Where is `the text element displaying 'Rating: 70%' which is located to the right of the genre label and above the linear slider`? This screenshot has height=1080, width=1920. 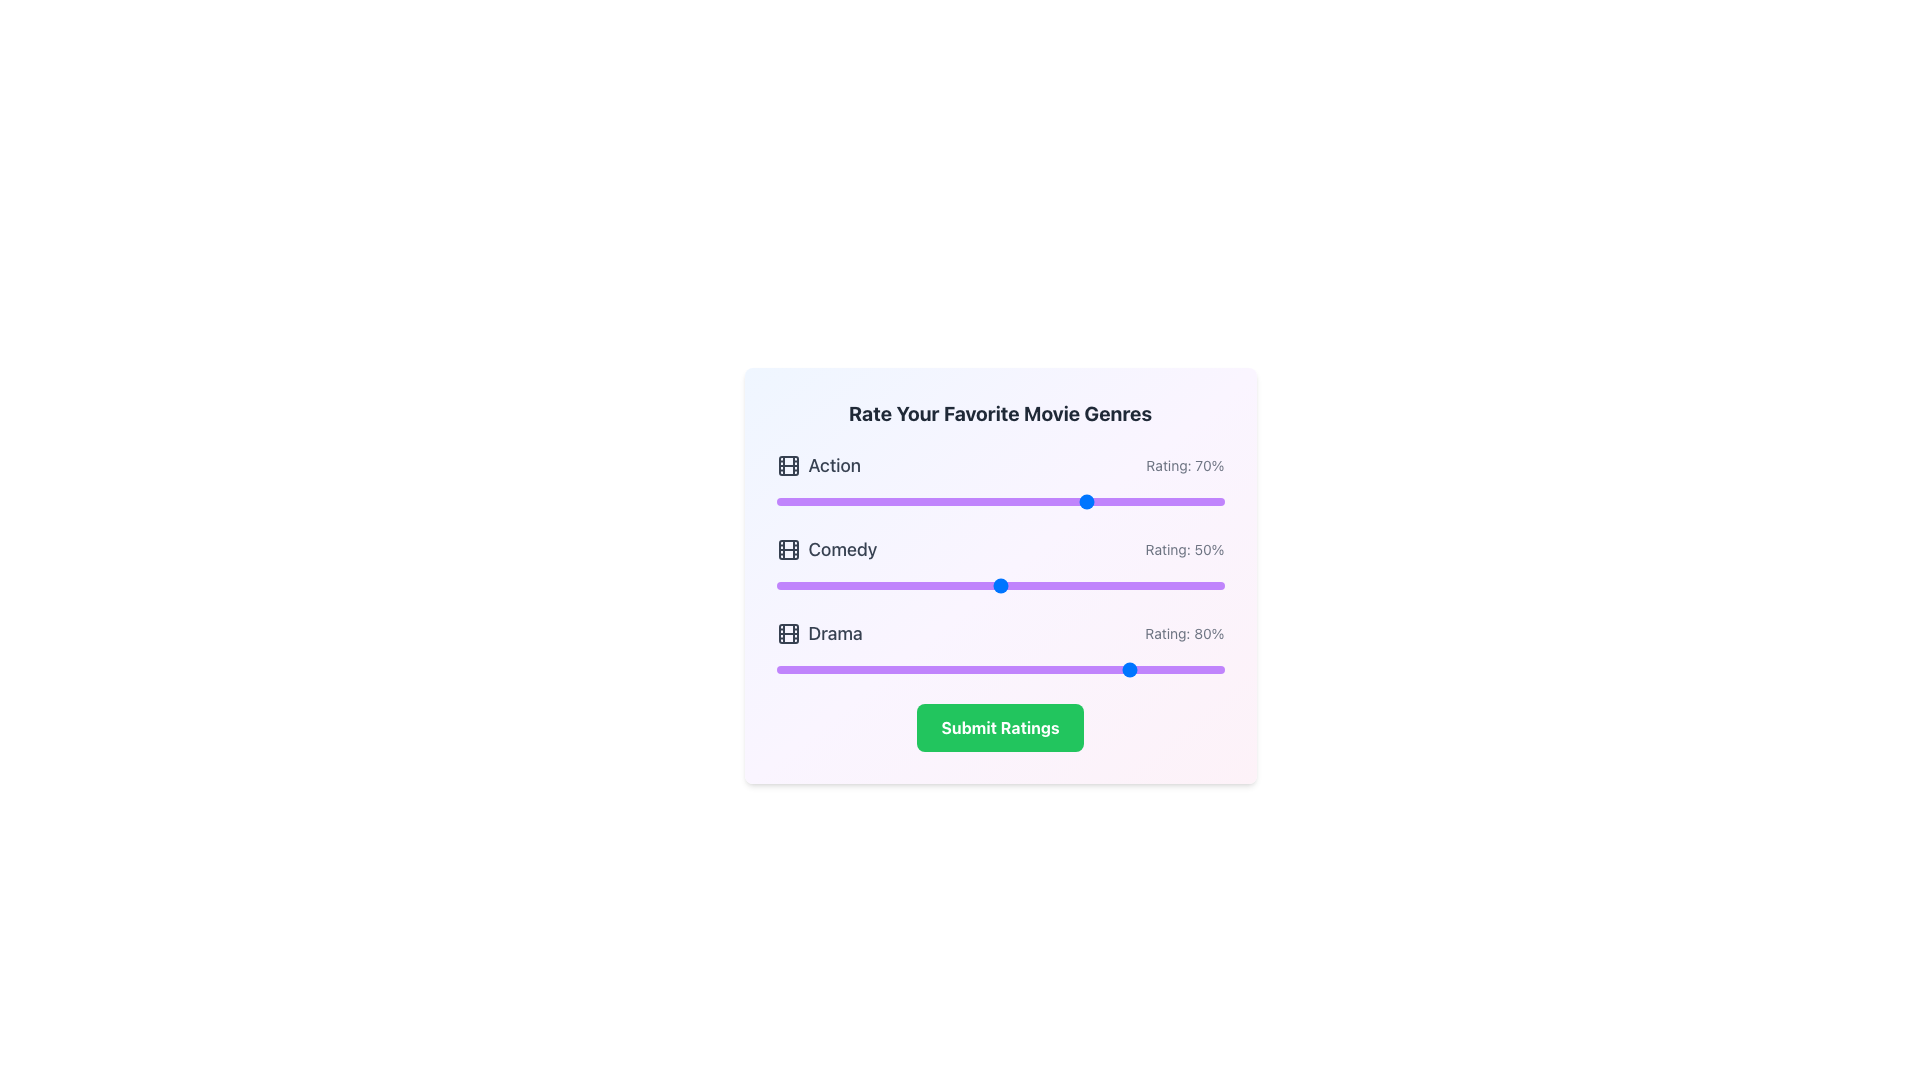
the text element displaying 'Rating: 70%' which is located to the right of the genre label and above the linear slider is located at coordinates (1185, 466).